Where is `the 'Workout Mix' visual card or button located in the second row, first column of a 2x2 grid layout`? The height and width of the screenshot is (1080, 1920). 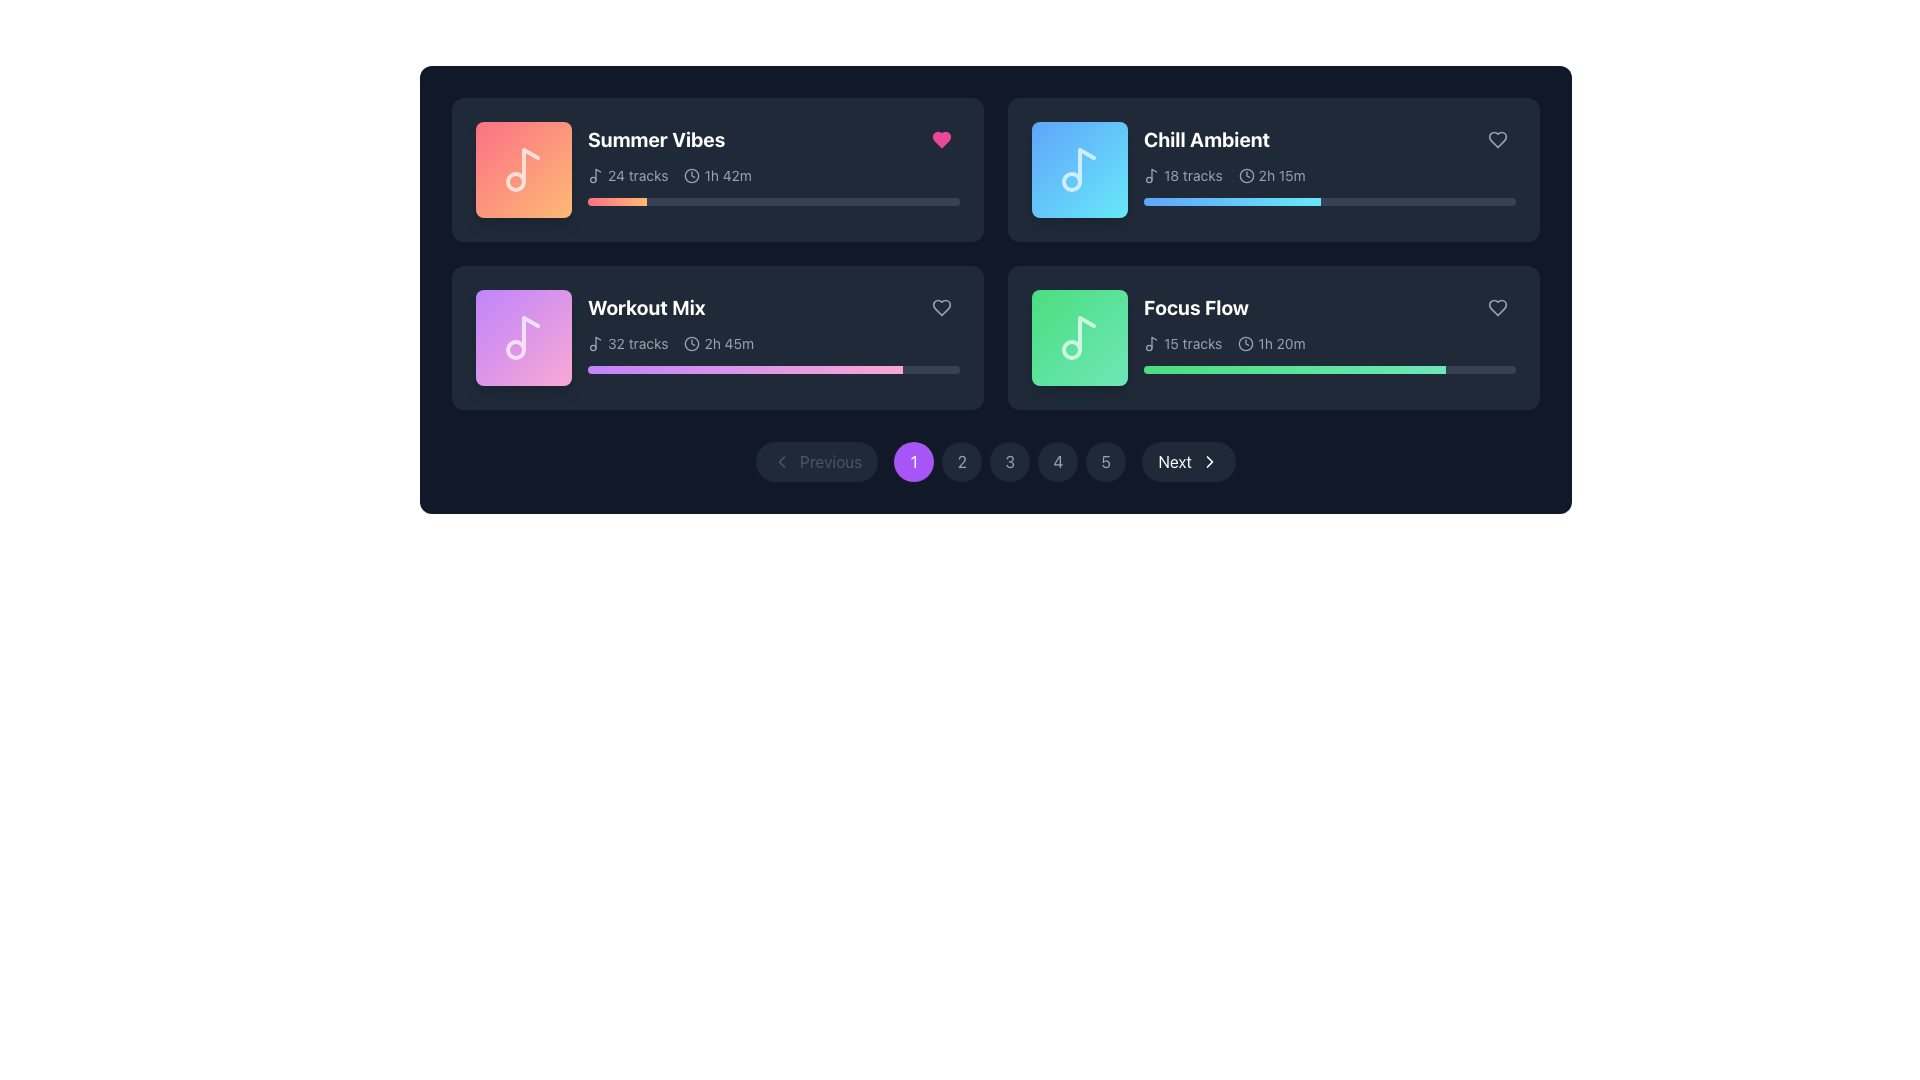 the 'Workout Mix' visual card or button located in the second row, first column of a 2x2 grid layout is located at coordinates (523, 337).